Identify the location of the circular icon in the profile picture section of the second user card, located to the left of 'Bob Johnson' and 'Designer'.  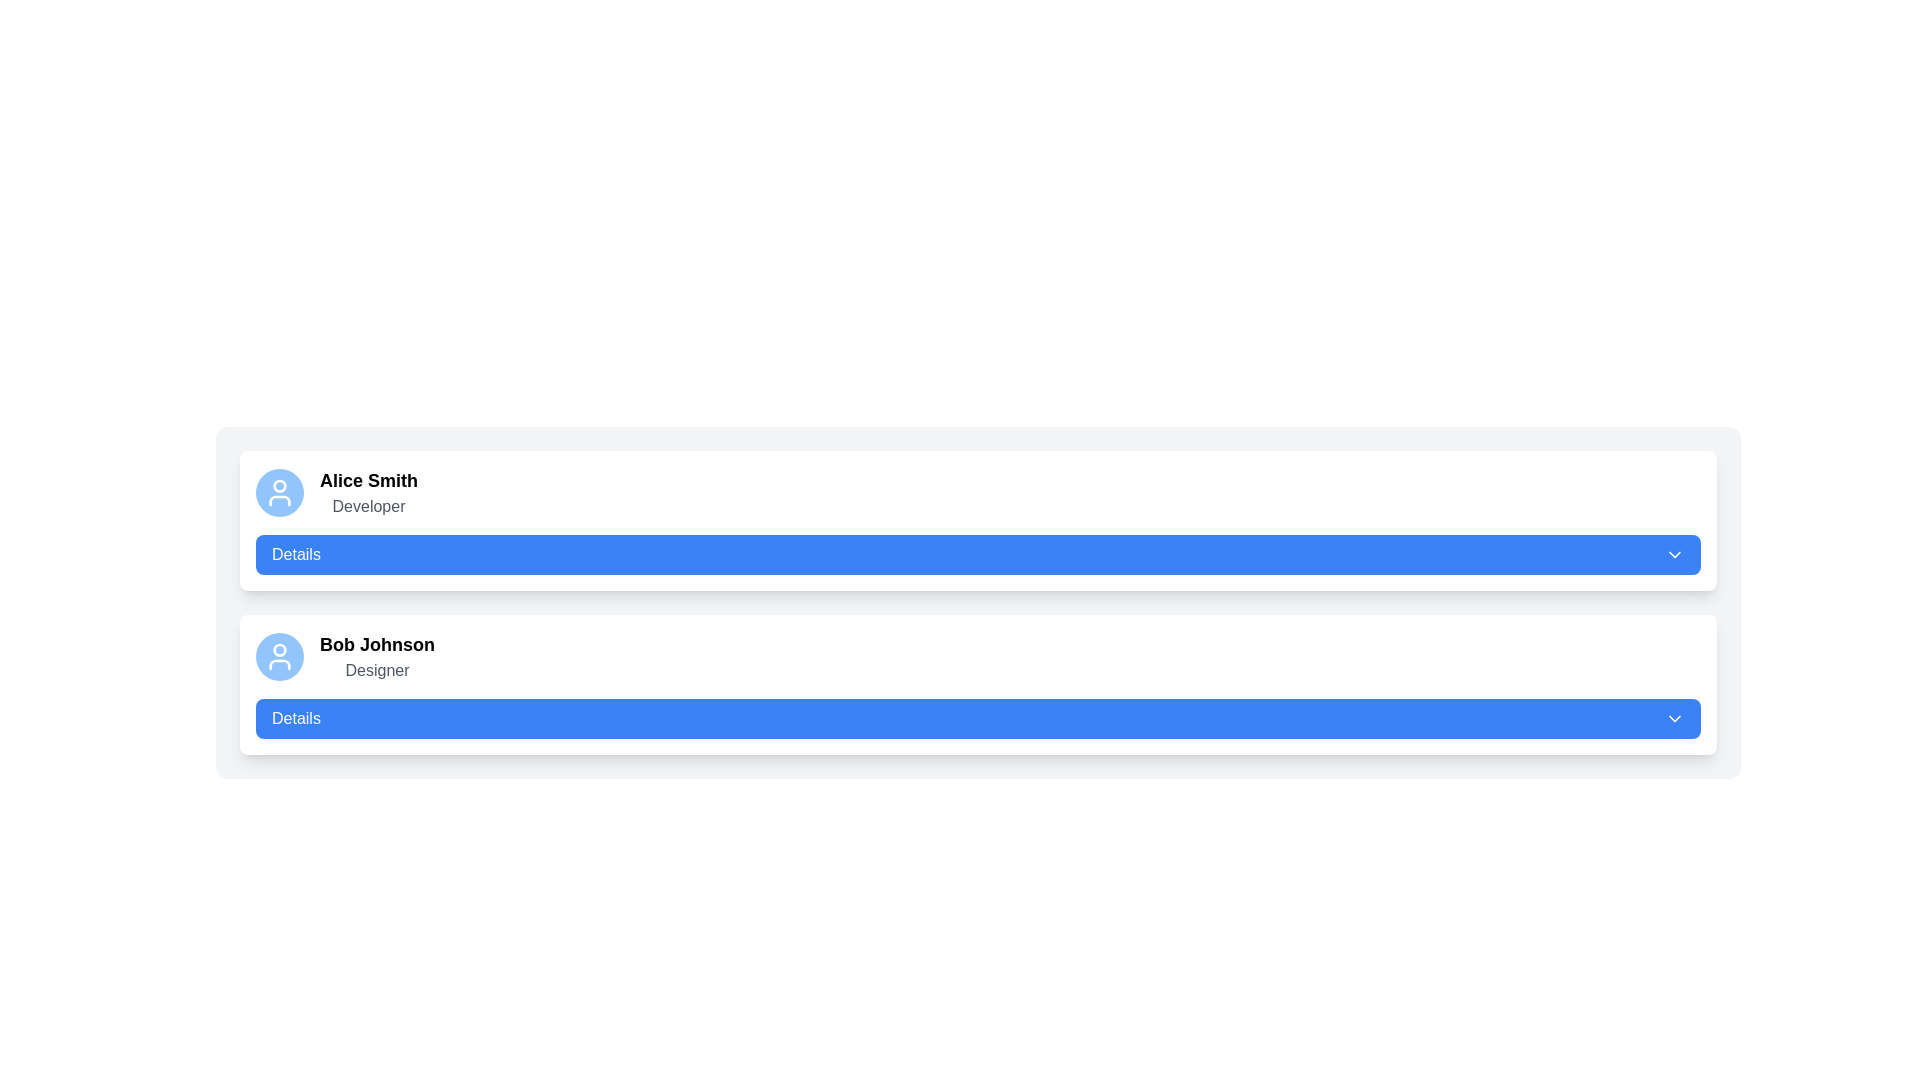
(278, 650).